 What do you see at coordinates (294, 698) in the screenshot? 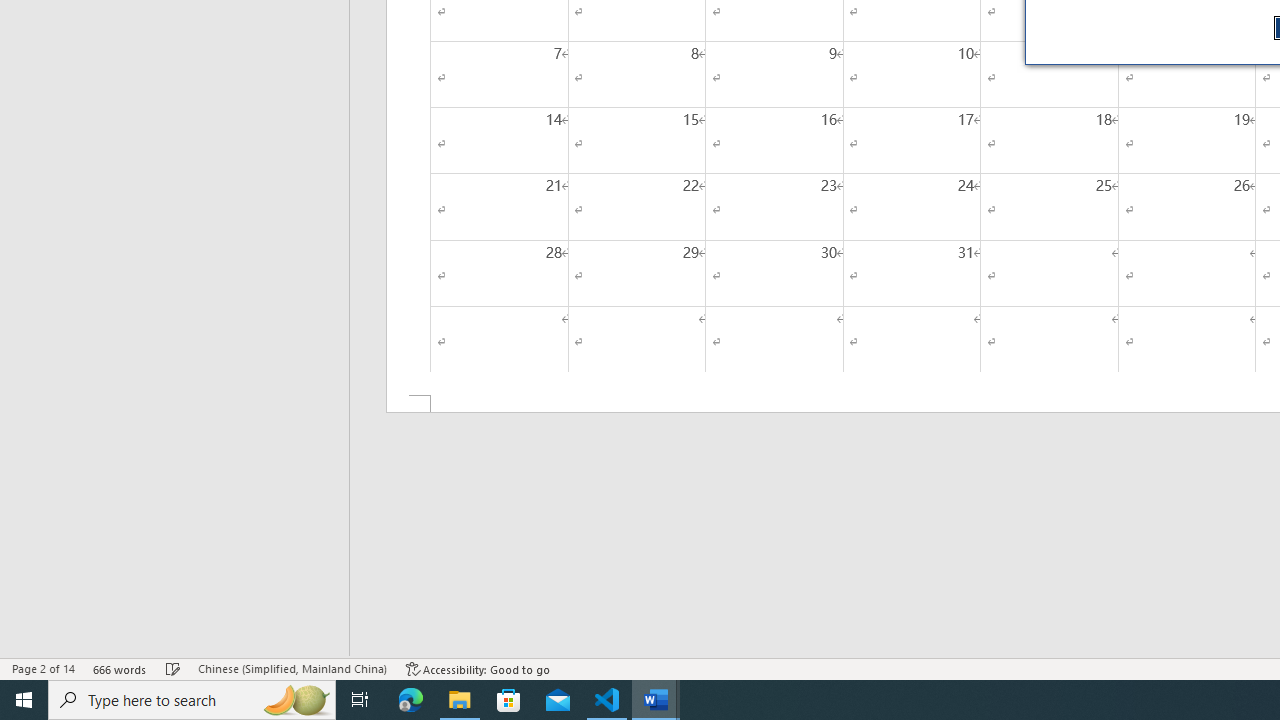
I see `'Search highlights icon opens search home window'` at bounding box center [294, 698].